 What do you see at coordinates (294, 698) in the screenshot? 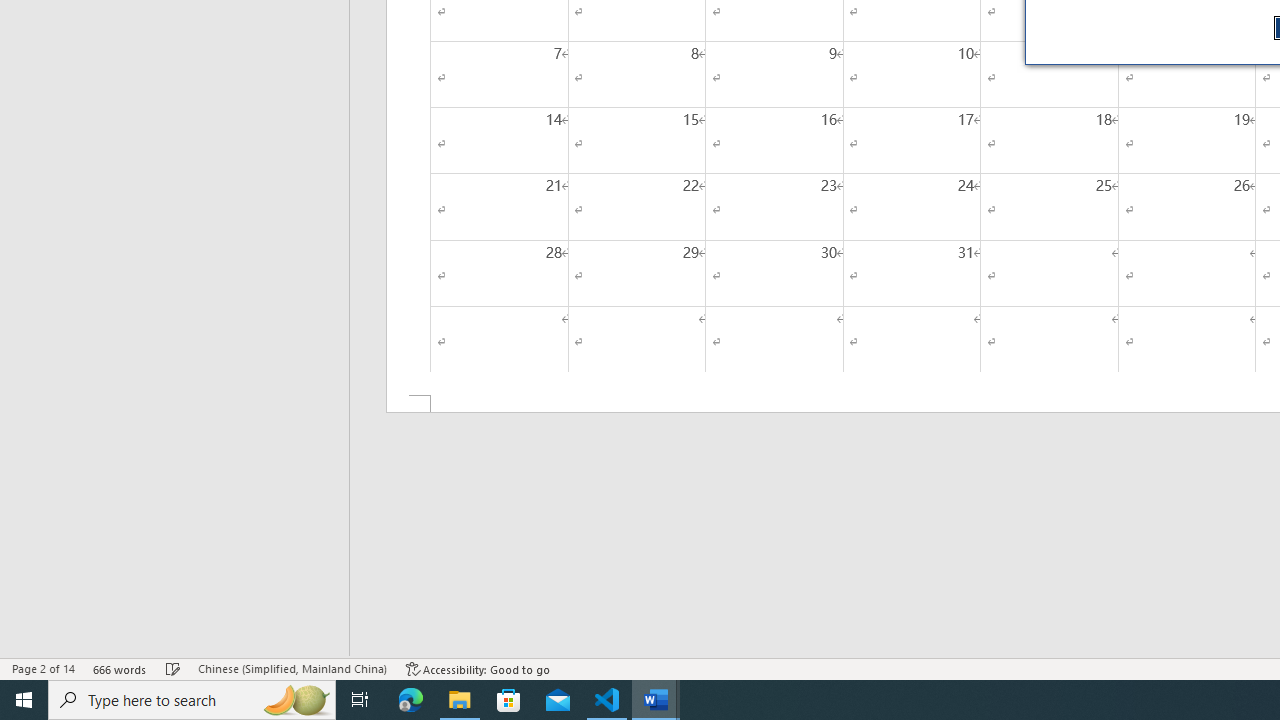
I see `'Search highlights icon opens search home window'` at bounding box center [294, 698].